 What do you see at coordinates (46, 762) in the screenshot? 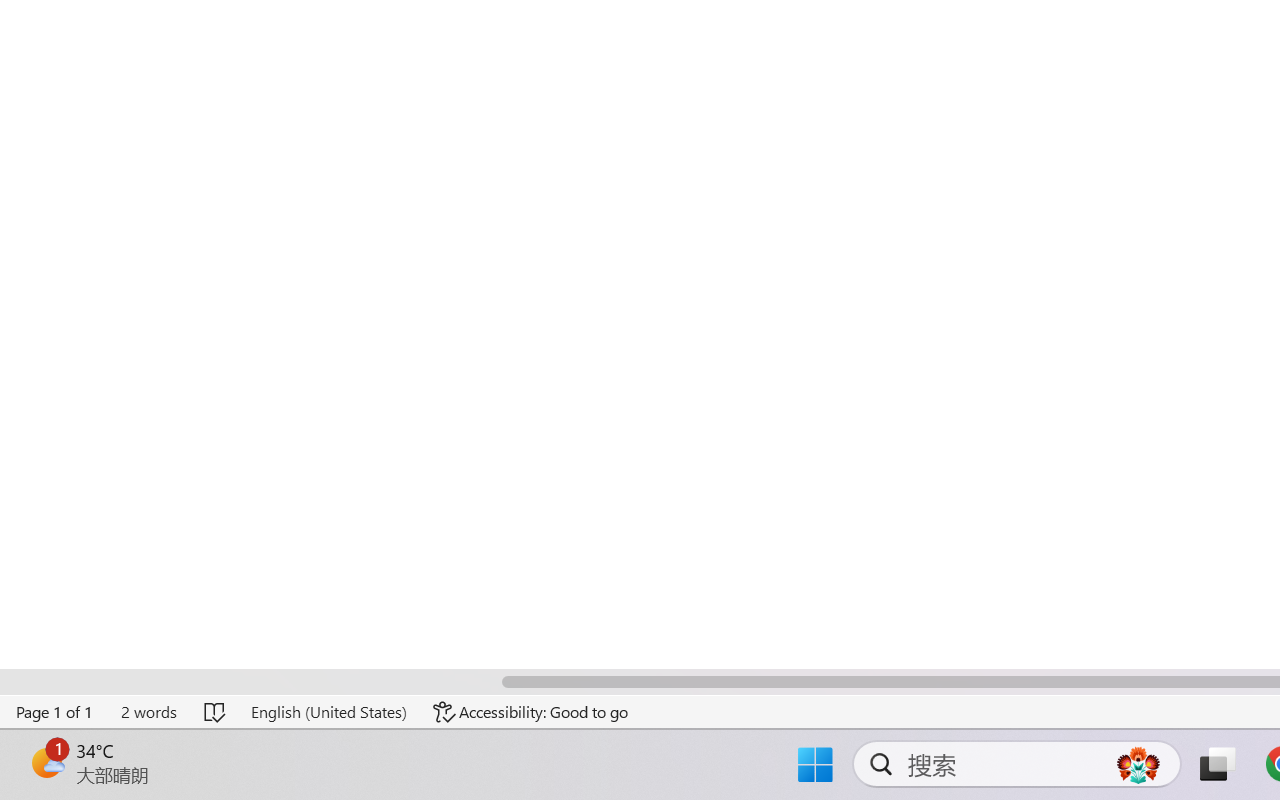
I see `'AutomationID: BadgeAnchorLargeTicker'` at bounding box center [46, 762].